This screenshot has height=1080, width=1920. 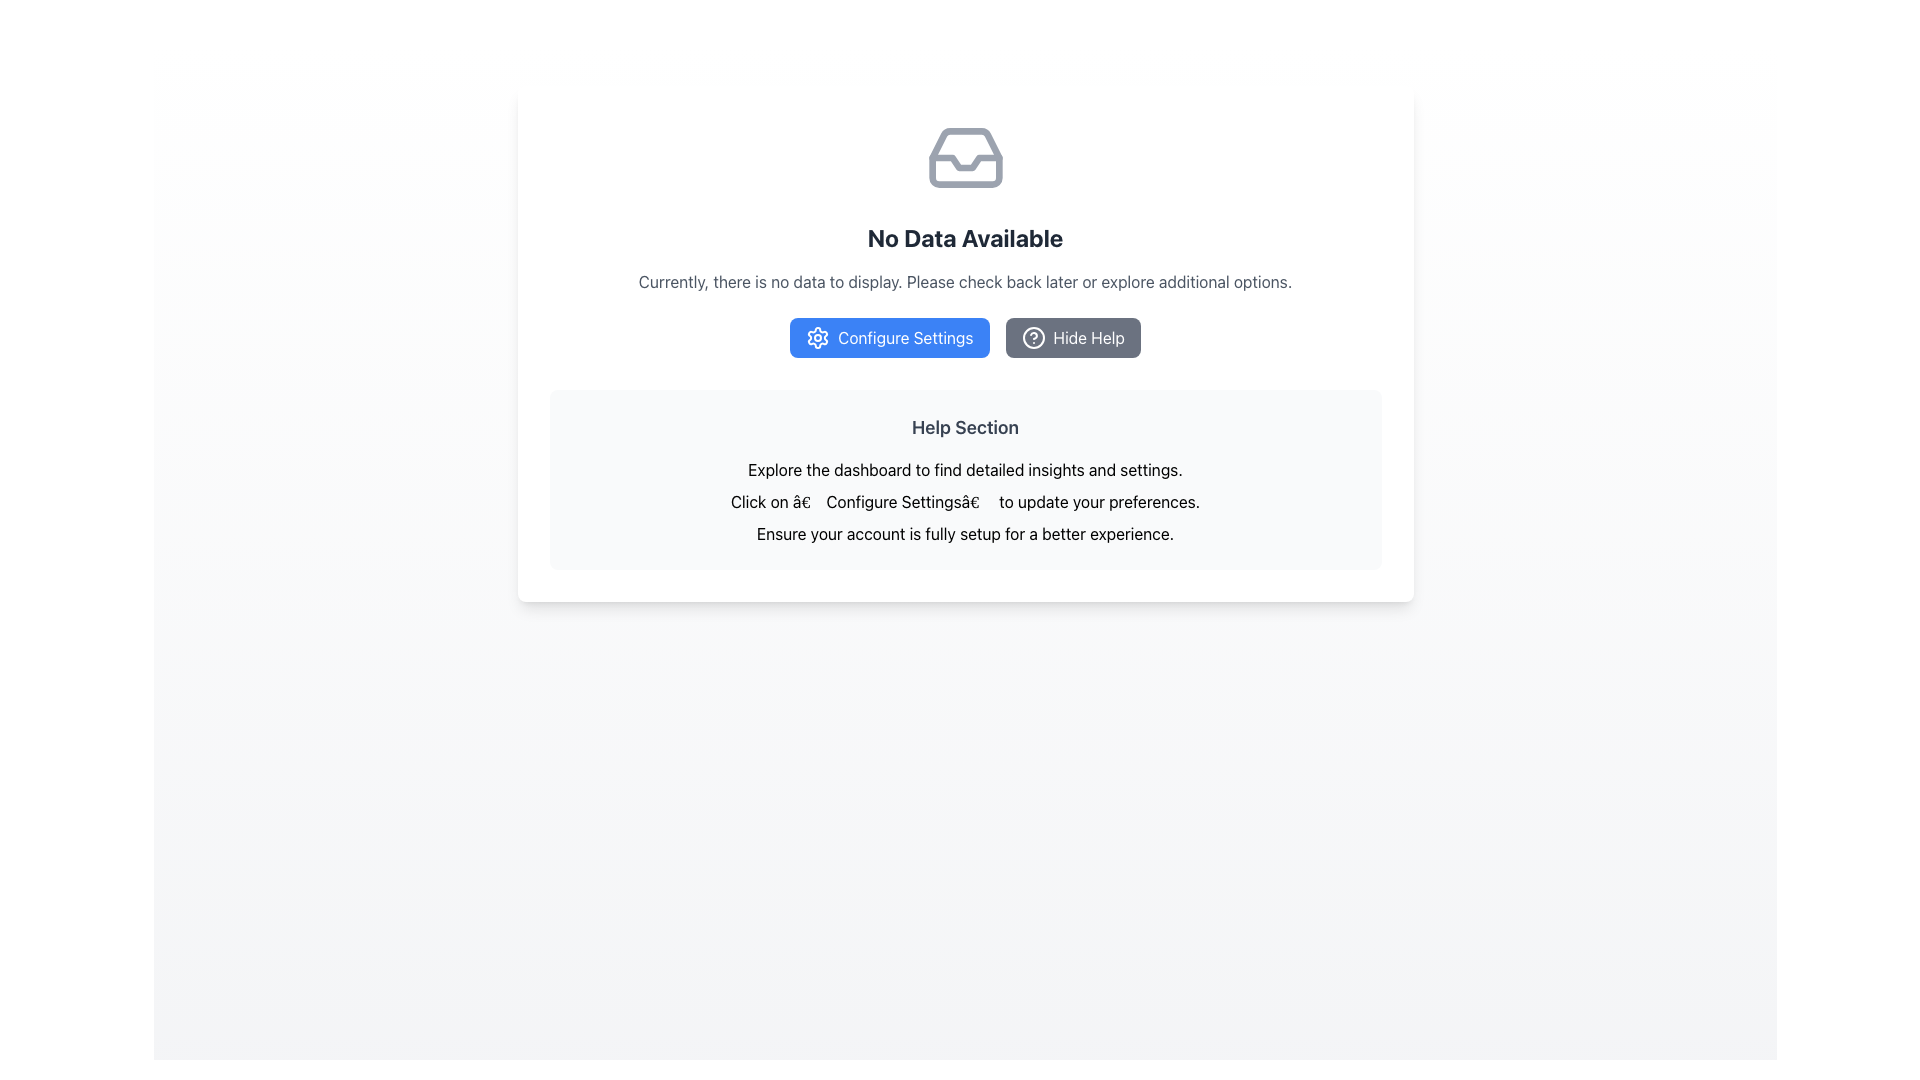 What do you see at coordinates (965, 157) in the screenshot?
I see `the inbox icon with a gray outline located at the top-center of the card-like section, positioned above the text 'No Data Available'` at bounding box center [965, 157].